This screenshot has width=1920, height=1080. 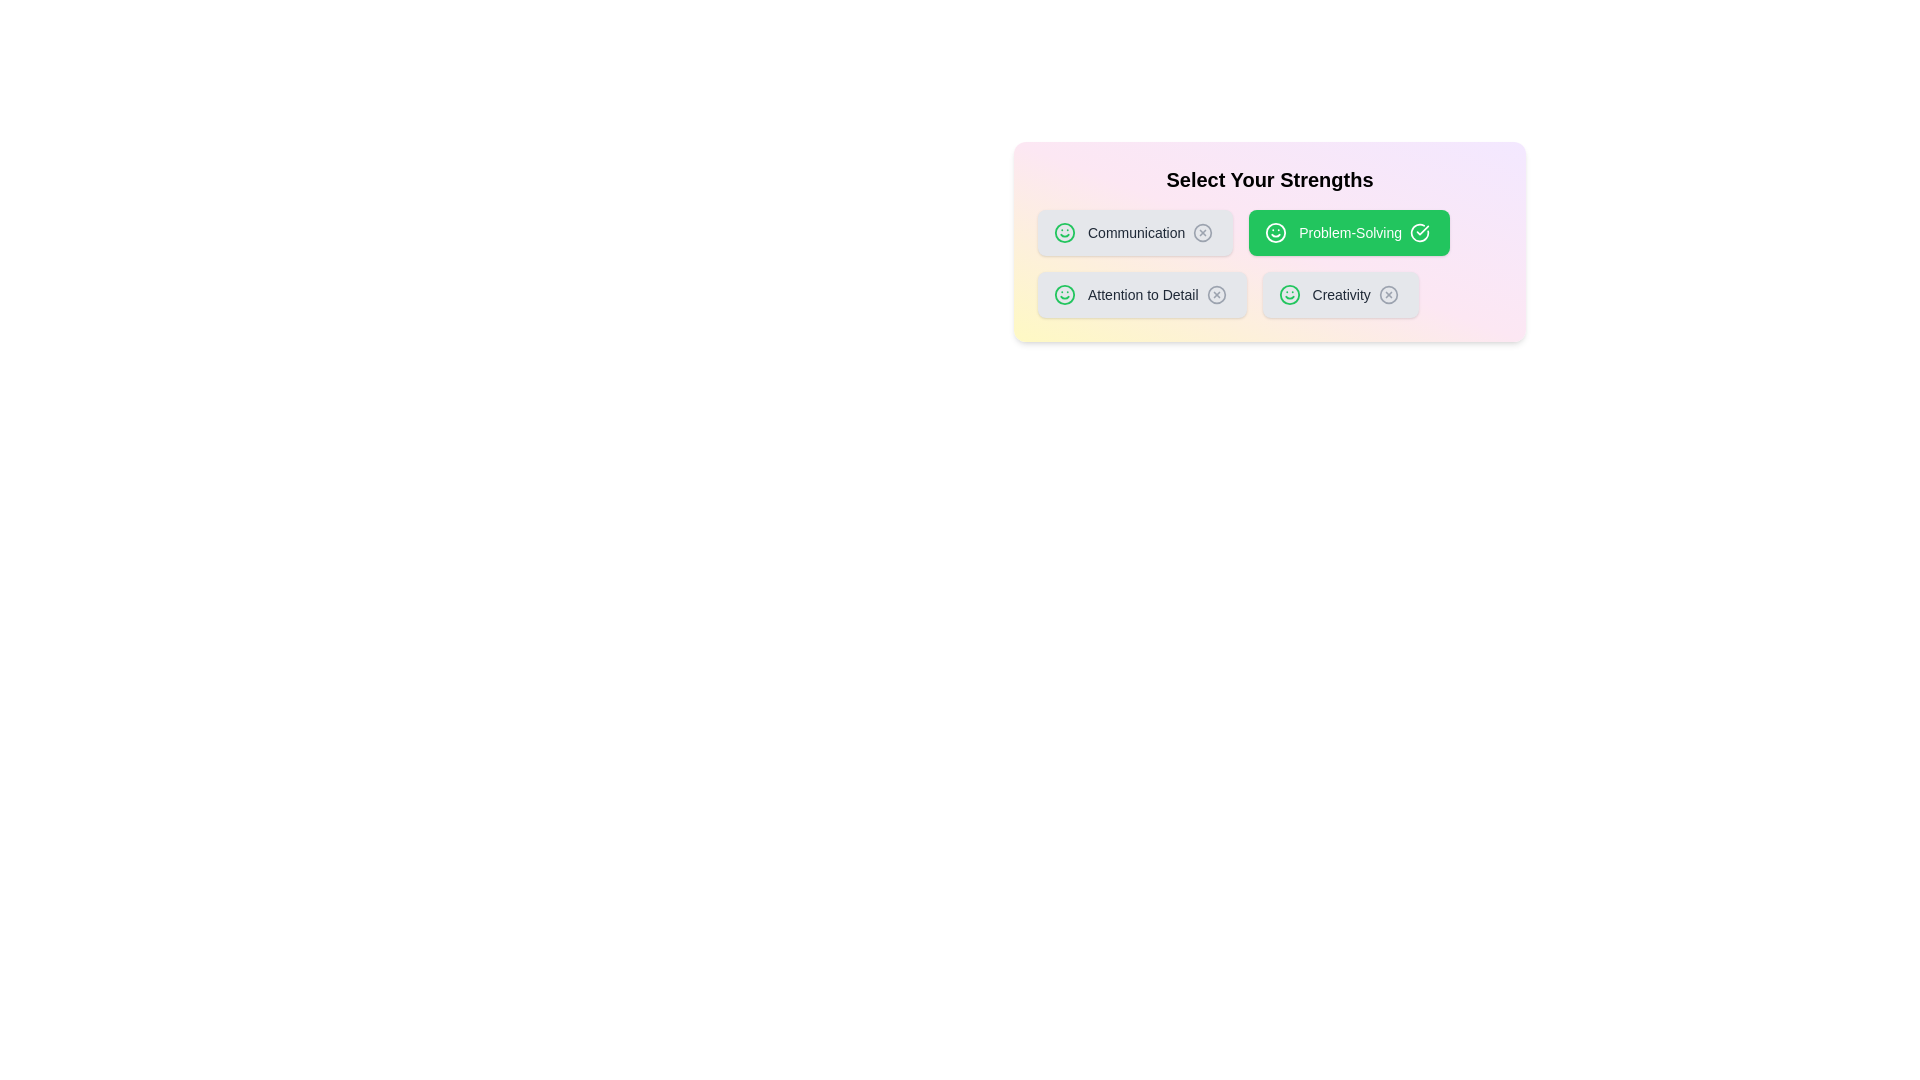 I want to click on the skill chip labeled 'Communication' to view its hover effect, so click(x=1135, y=231).